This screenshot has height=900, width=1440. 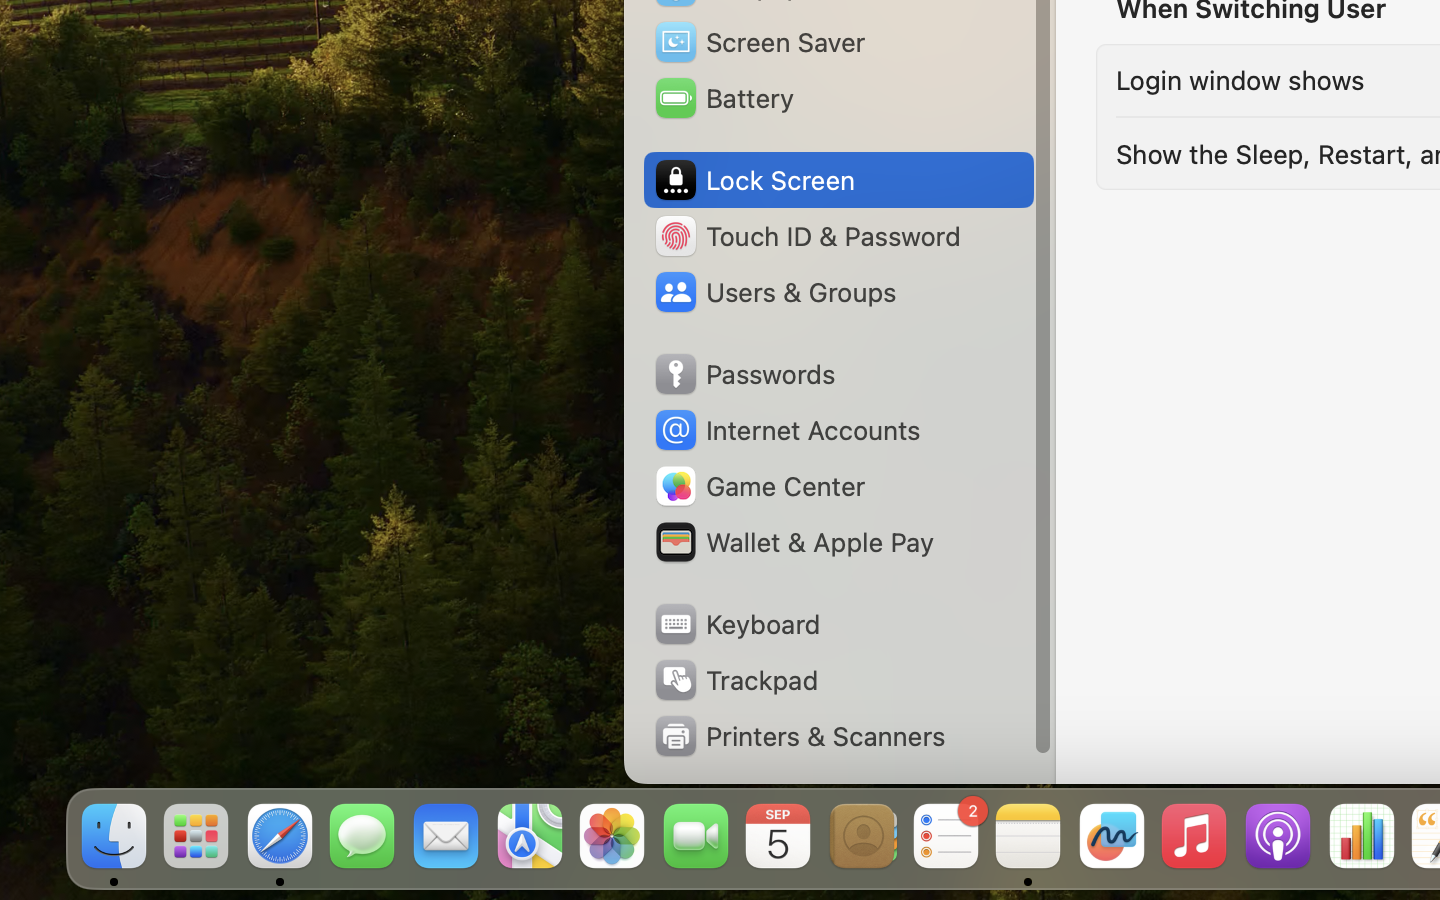 I want to click on 'Wallet & Apple Pay', so click(x=793, y=540).